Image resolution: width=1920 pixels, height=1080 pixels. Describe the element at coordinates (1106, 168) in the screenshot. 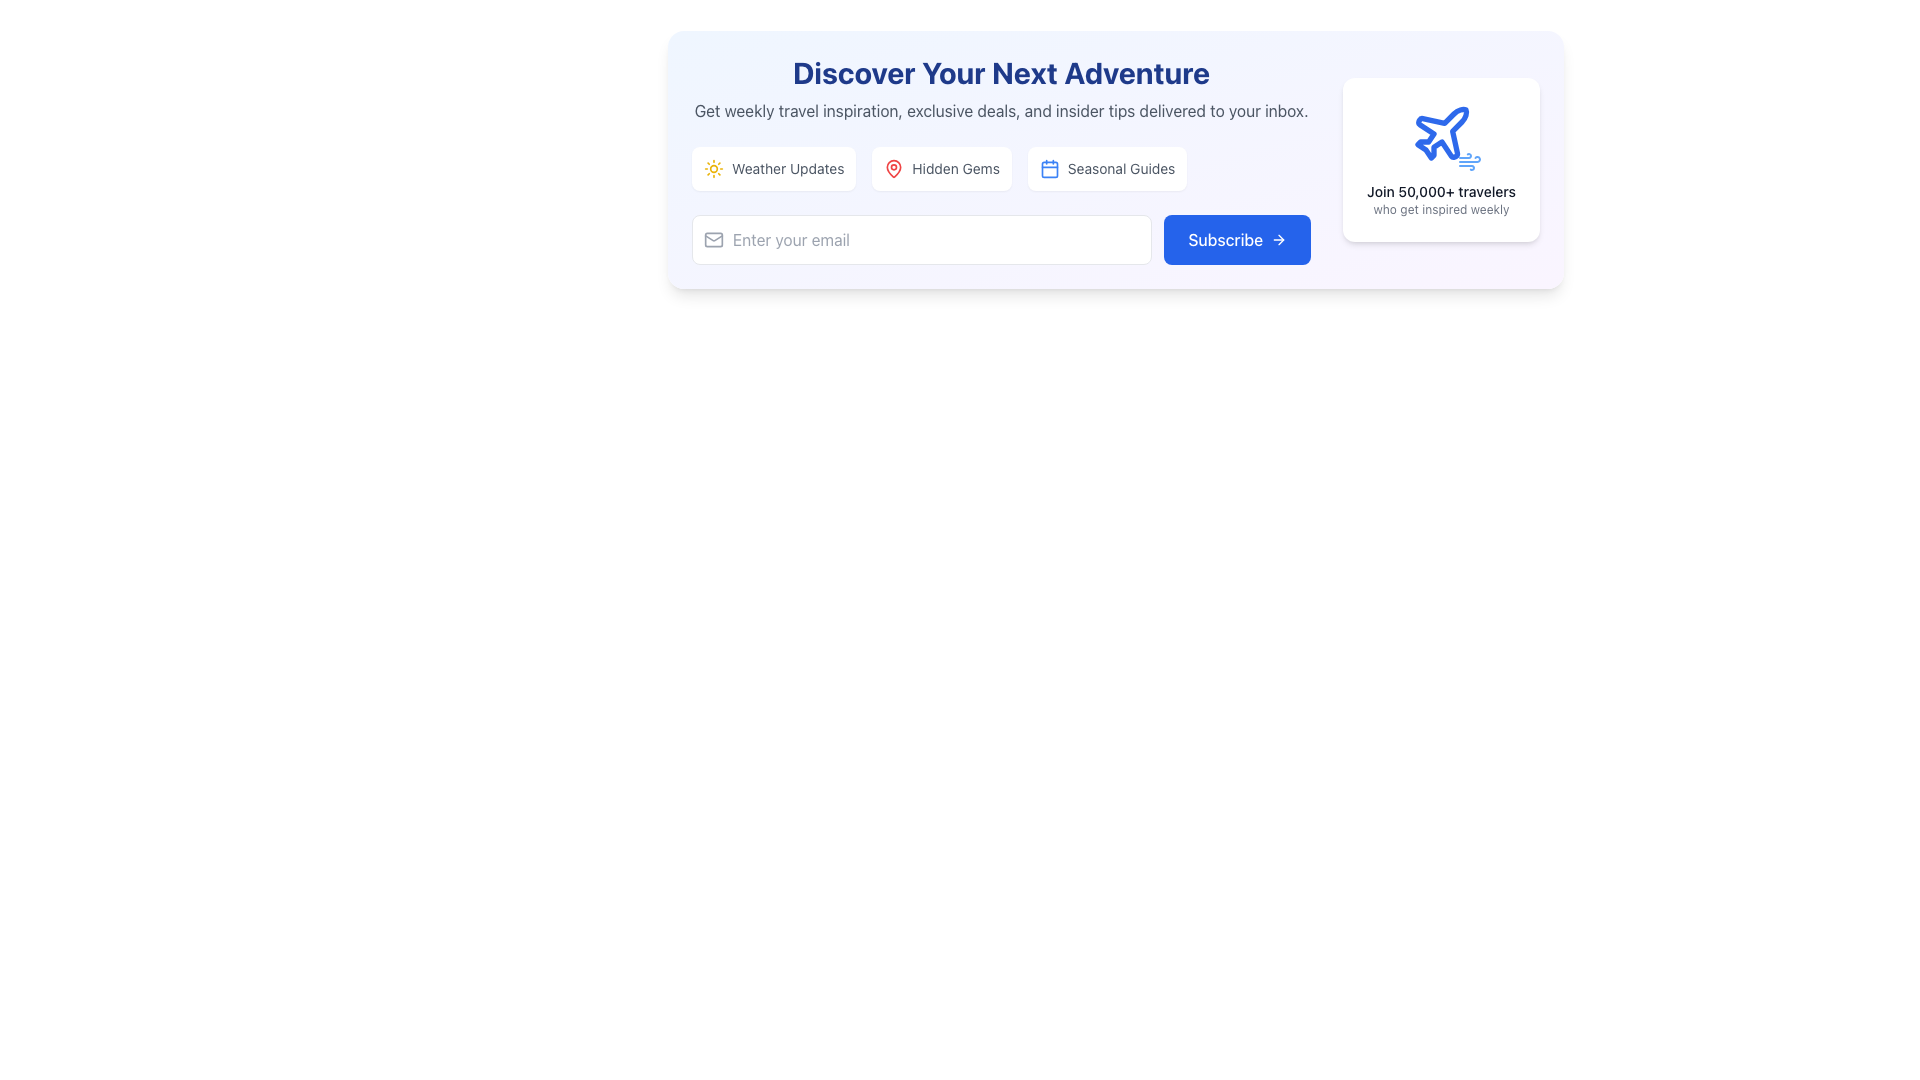

I see `the navigation button that directs users to seasonal guides, positioned as the third button in a horizontal layout following 'Weather Updates' and 'Hidden Gems'` at that location.